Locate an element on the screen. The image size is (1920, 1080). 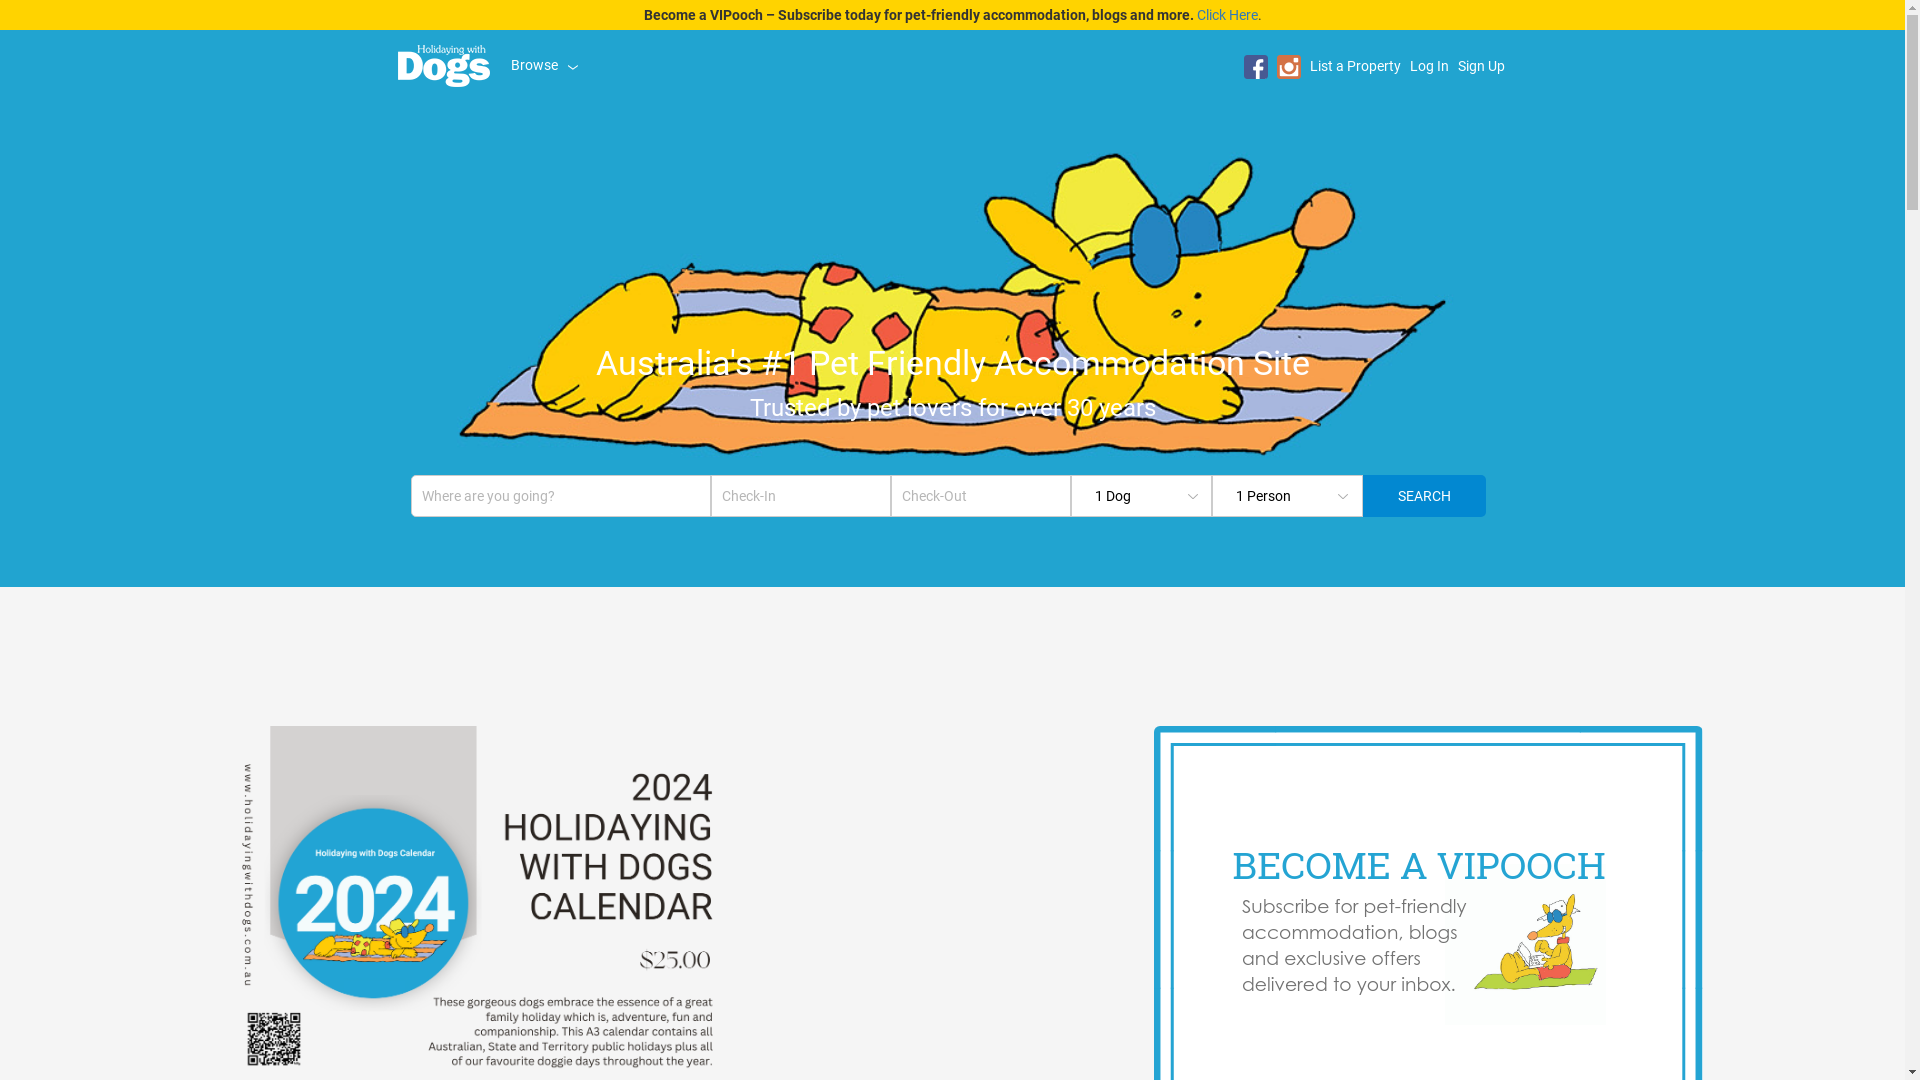
'Search' is located at coordinates (1423, 495).